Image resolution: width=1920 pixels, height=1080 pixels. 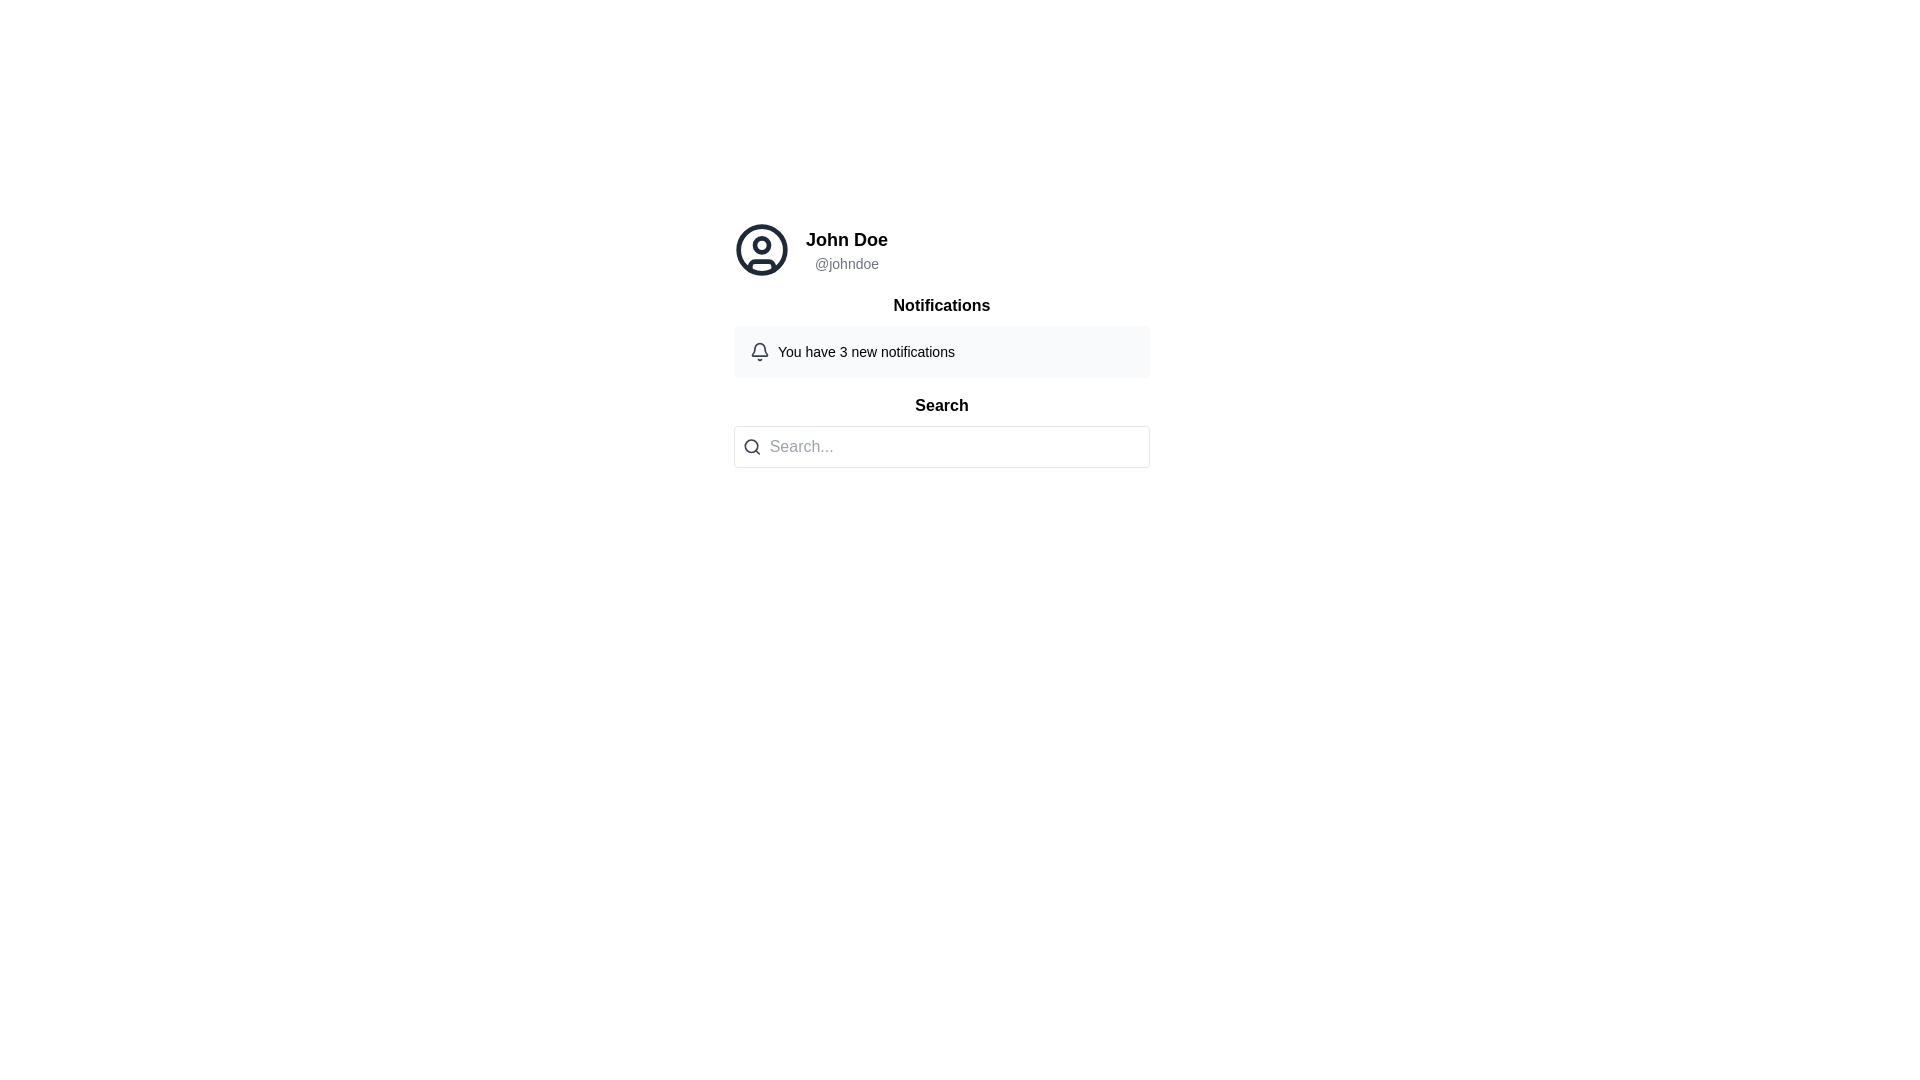 What do you see at coordinates (758, 350) in the screenshot?
I see `the bell icon representing notifications, which features a gray outline and a rounded shape with a handle on top, located to the left of the text 'You have 3 new notifications'` at bounding box center [758, 350].